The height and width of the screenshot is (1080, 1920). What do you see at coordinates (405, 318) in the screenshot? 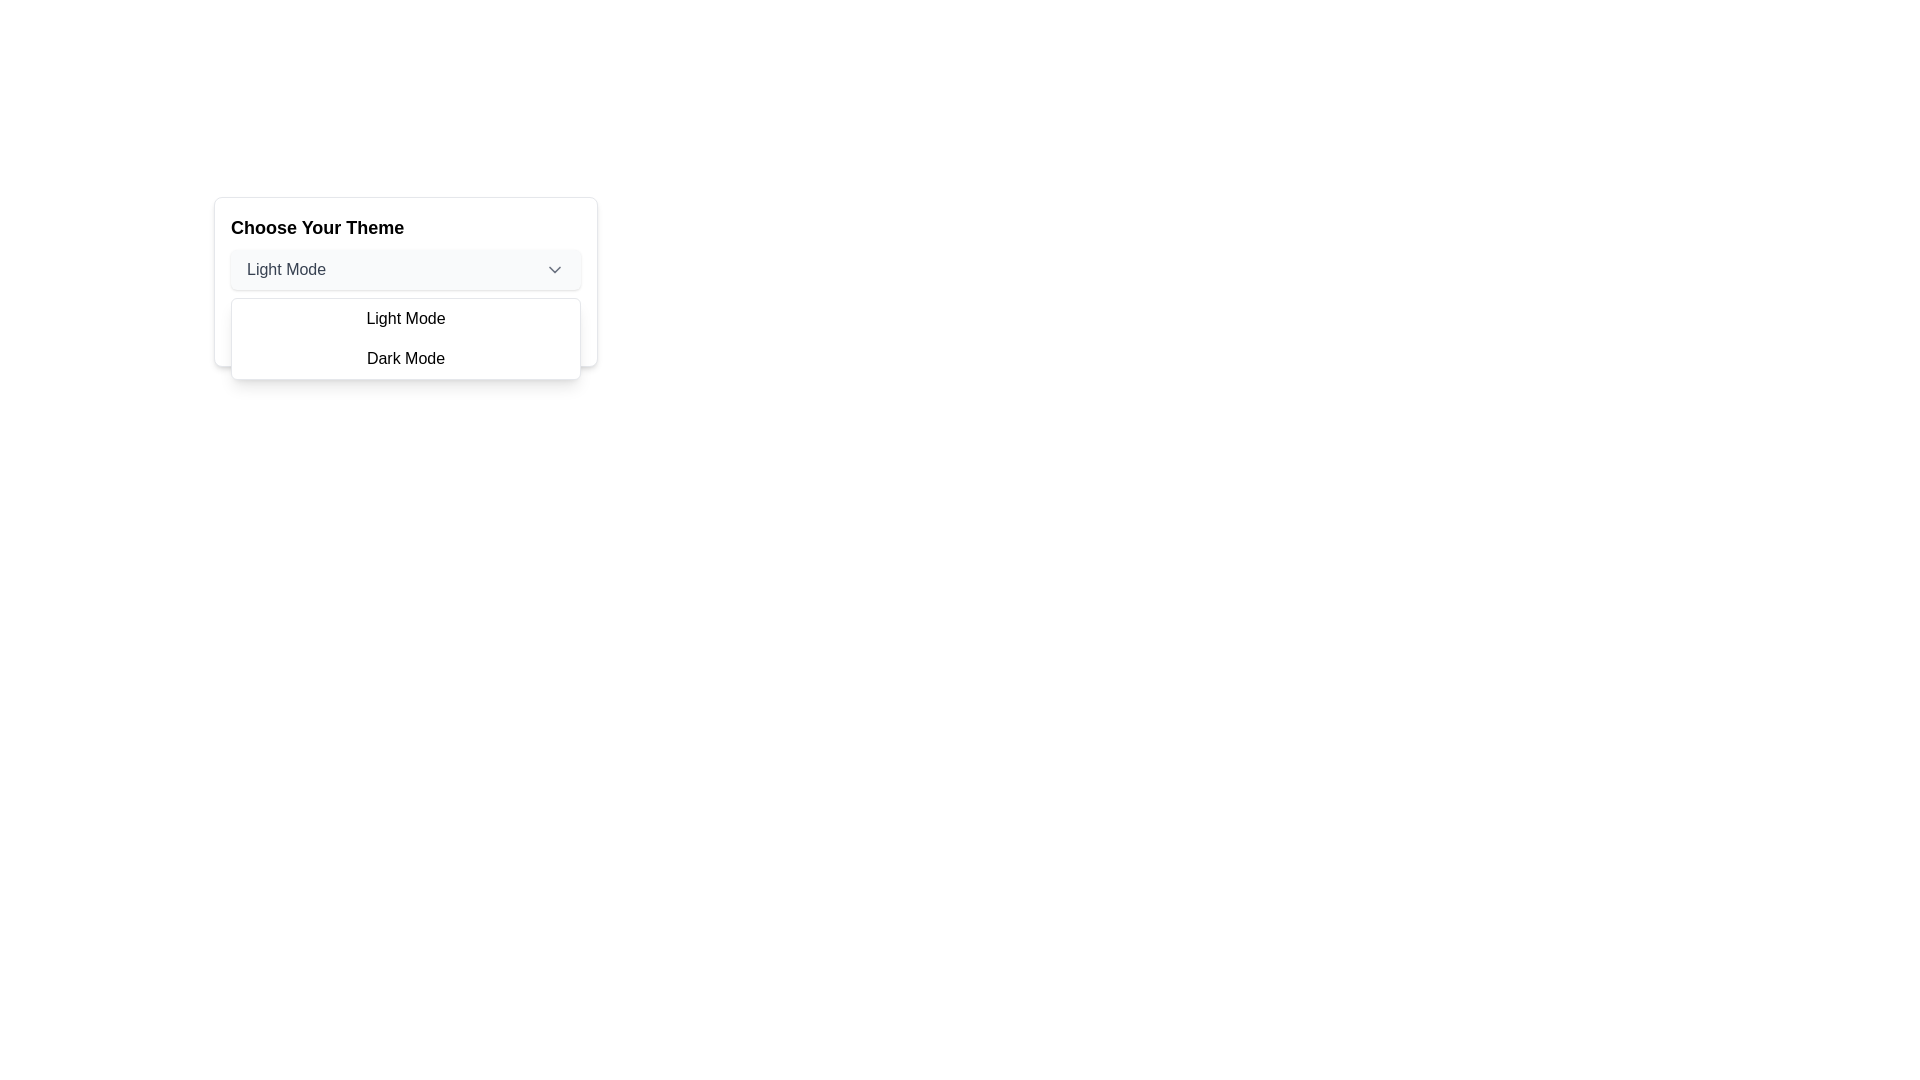
I see `the first option in the dropdown menu` at bounding box center [405, 318].